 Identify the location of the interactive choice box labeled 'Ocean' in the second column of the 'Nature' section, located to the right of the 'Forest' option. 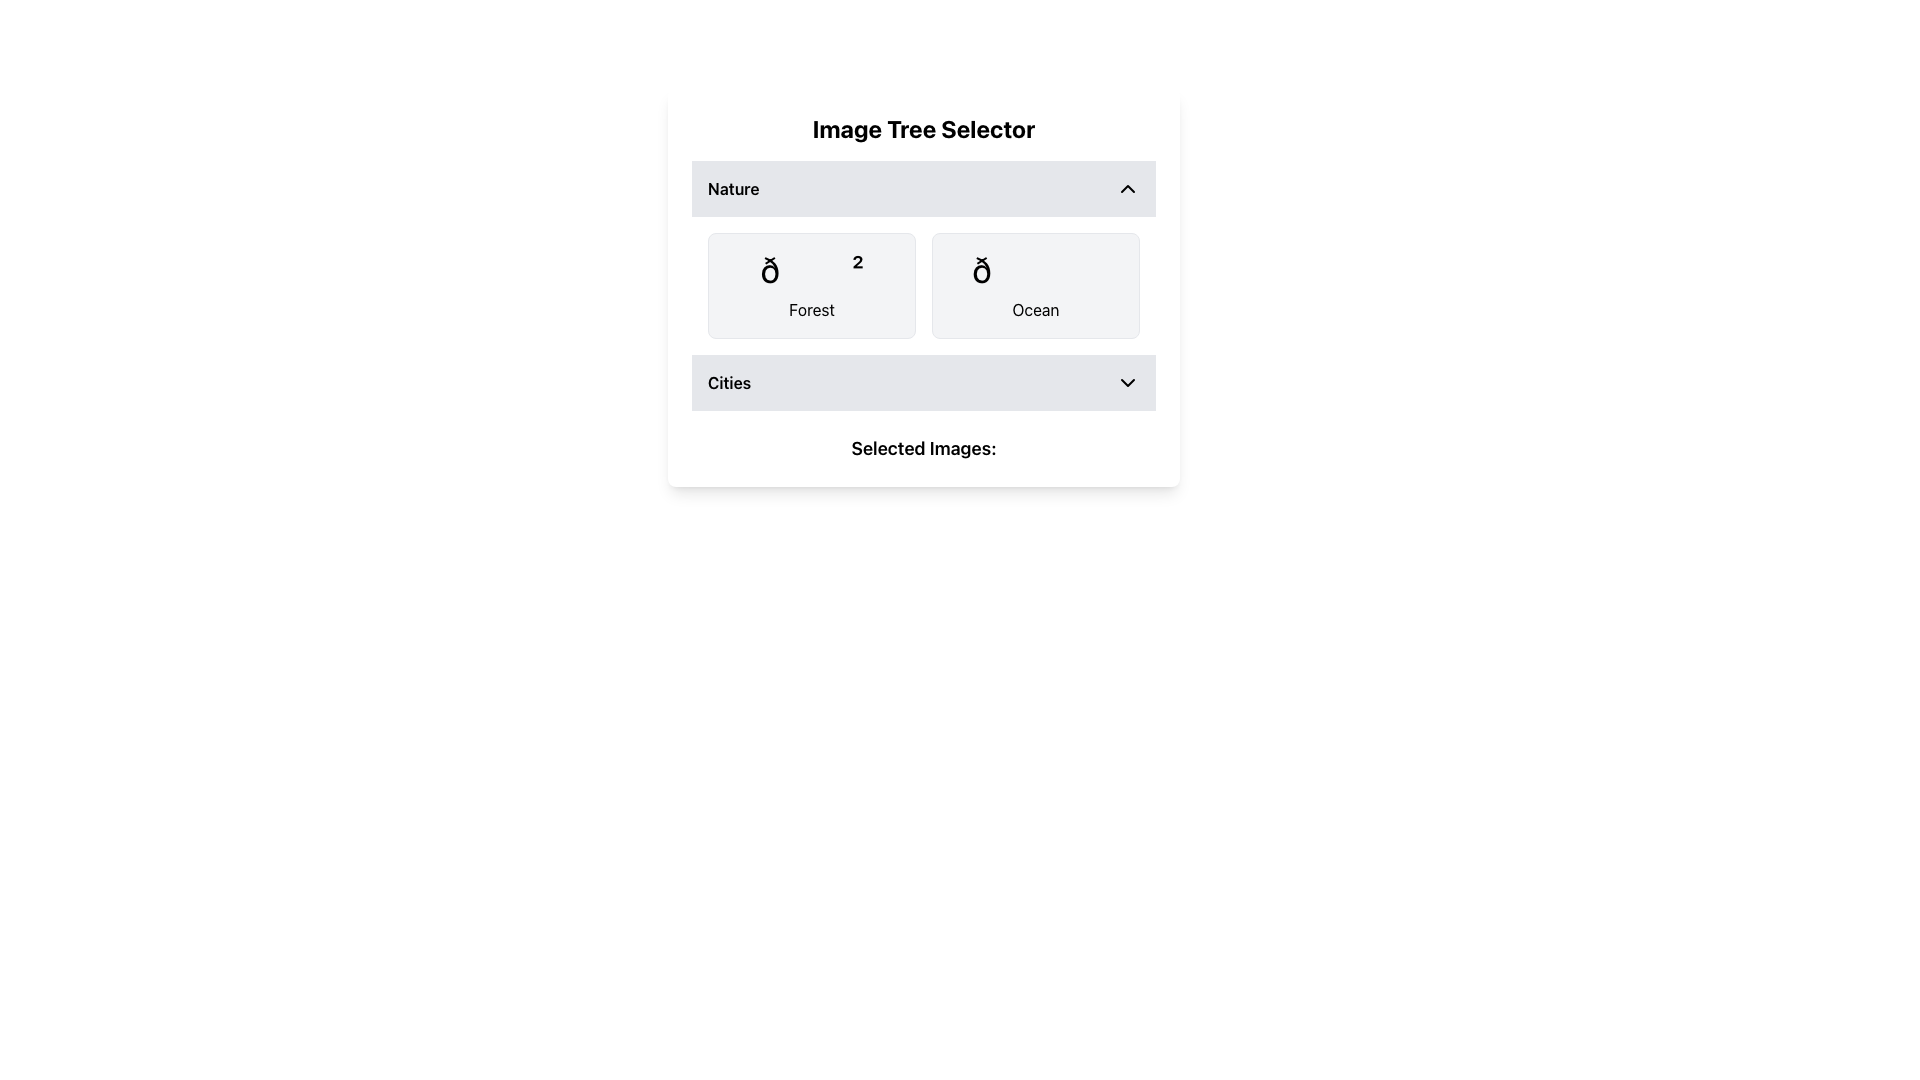
(1036, 285).